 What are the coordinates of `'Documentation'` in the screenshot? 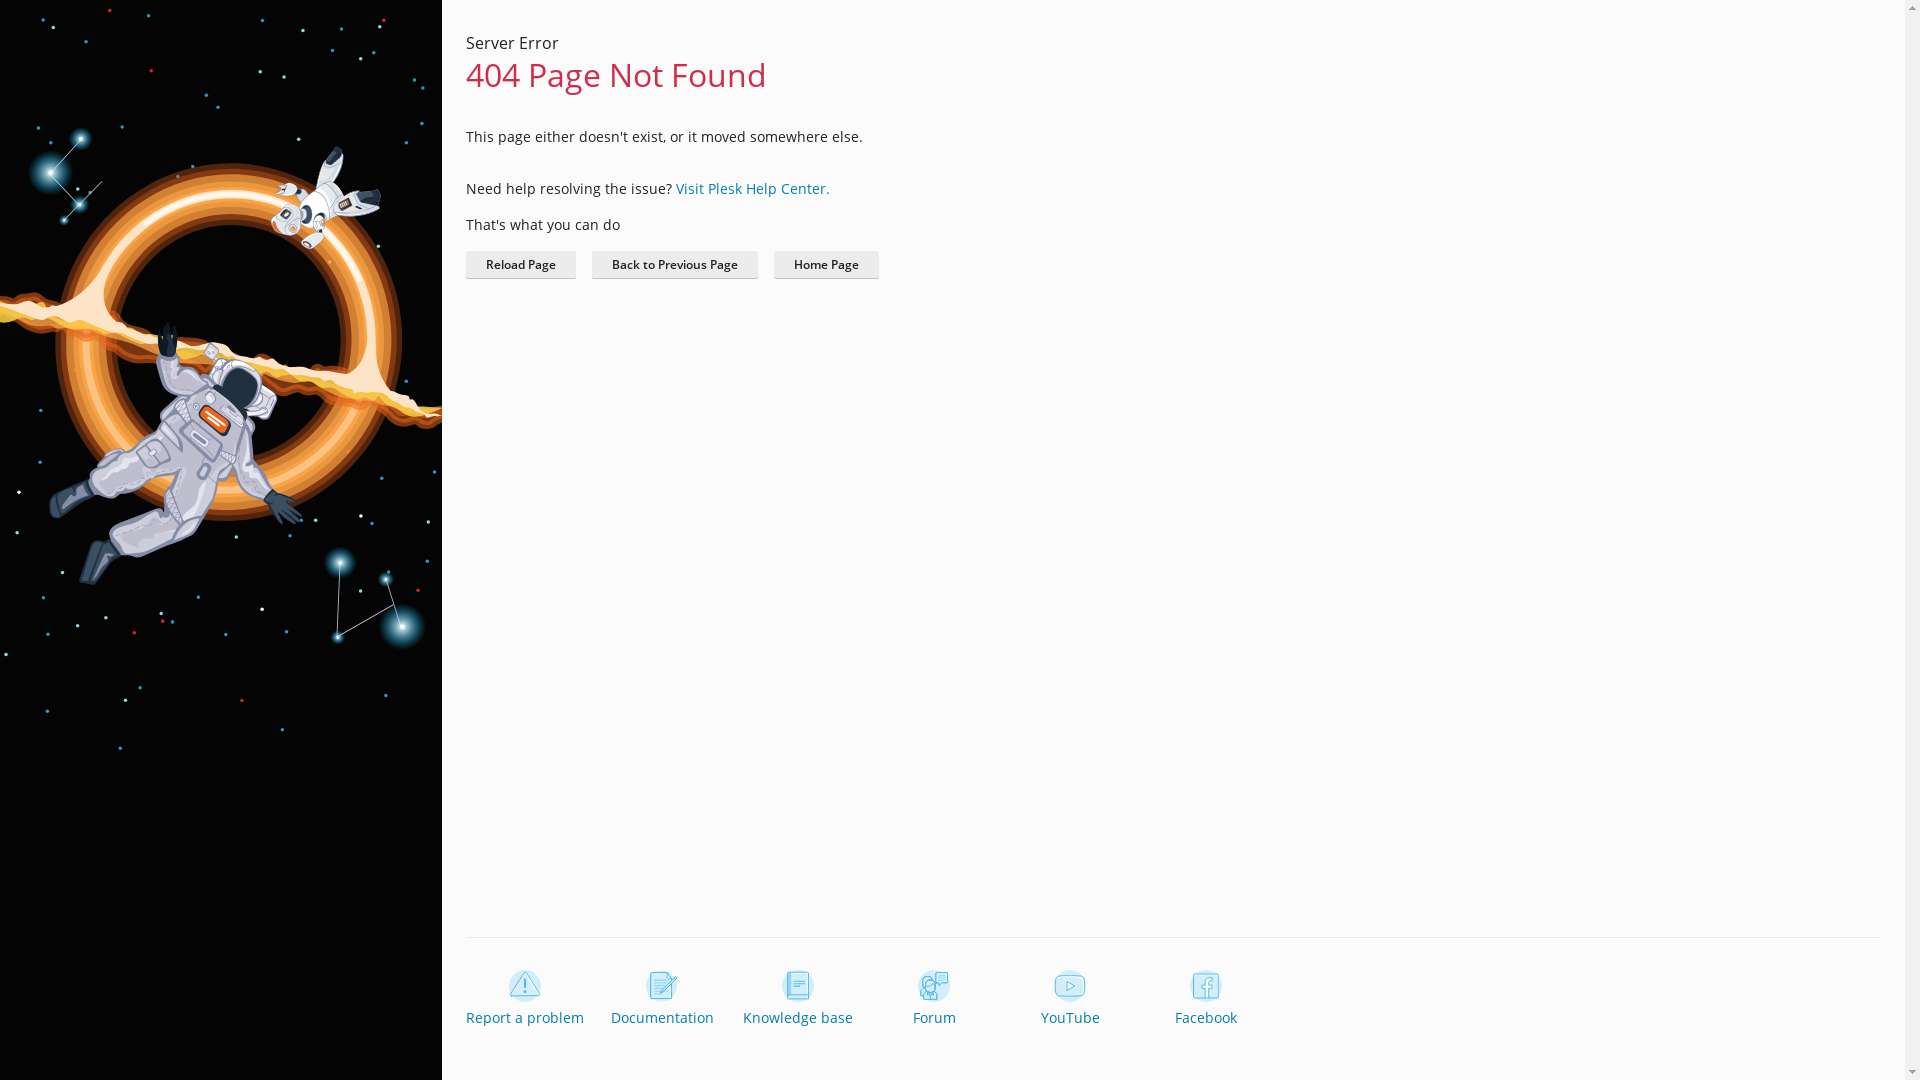 It's located at (662, 999).